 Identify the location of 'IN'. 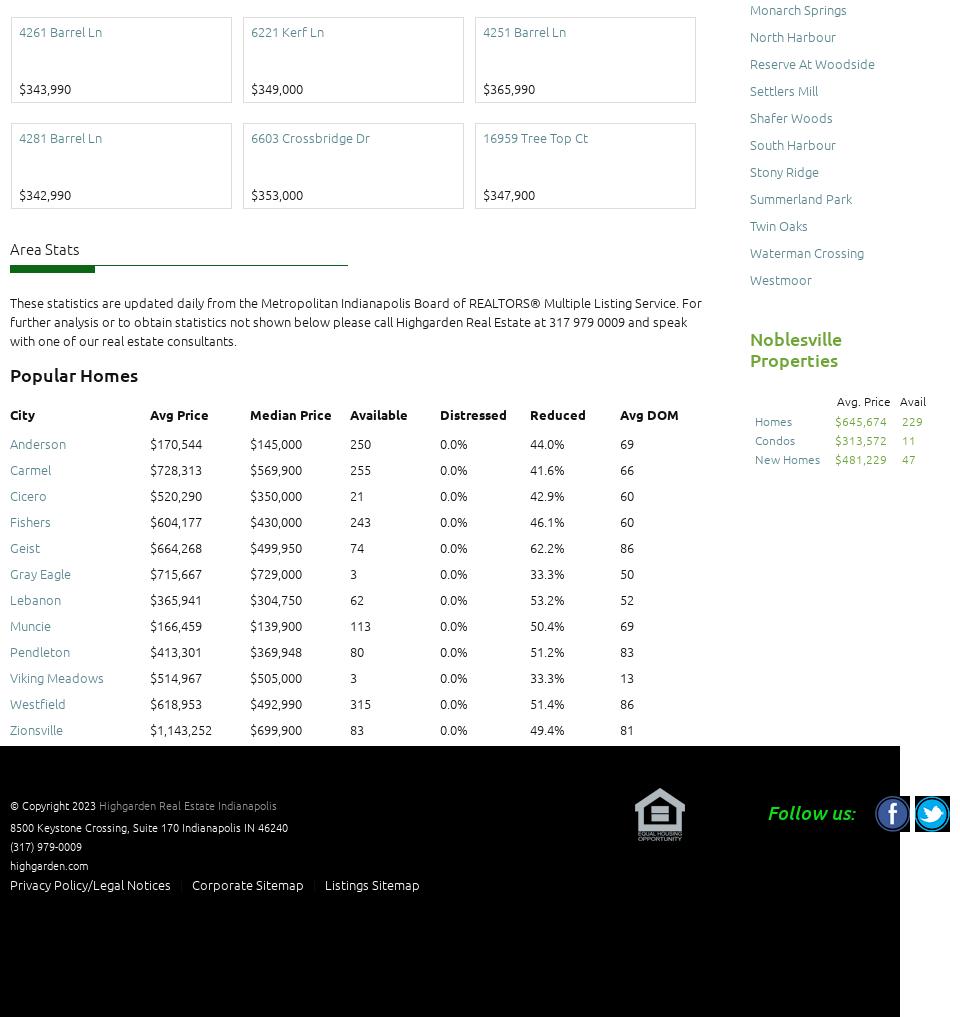
(248, 826).